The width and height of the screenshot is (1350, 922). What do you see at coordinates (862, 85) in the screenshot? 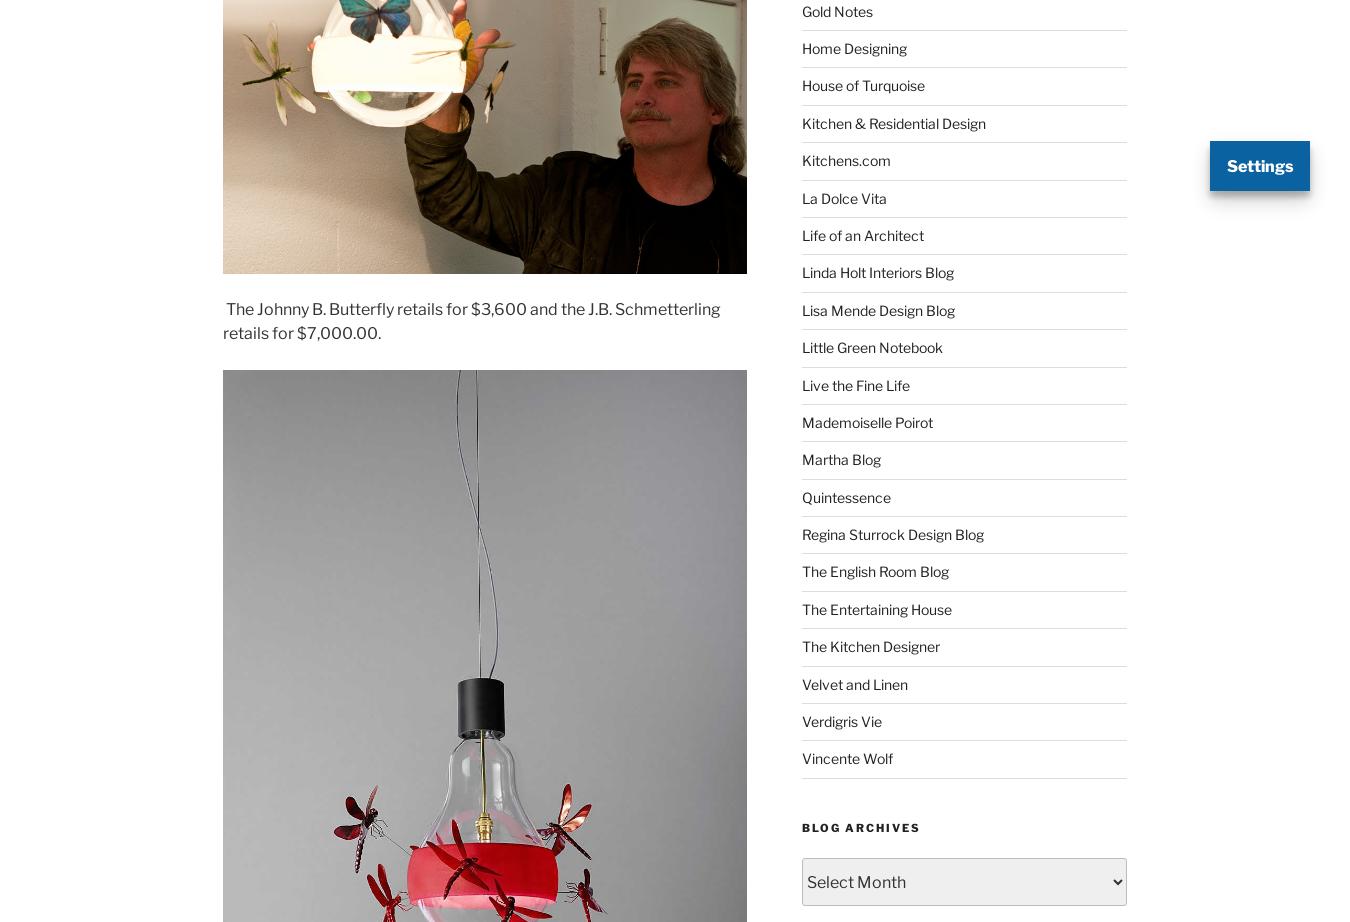
I see `'House of Turquoise'` at bounding box center [862, 85].